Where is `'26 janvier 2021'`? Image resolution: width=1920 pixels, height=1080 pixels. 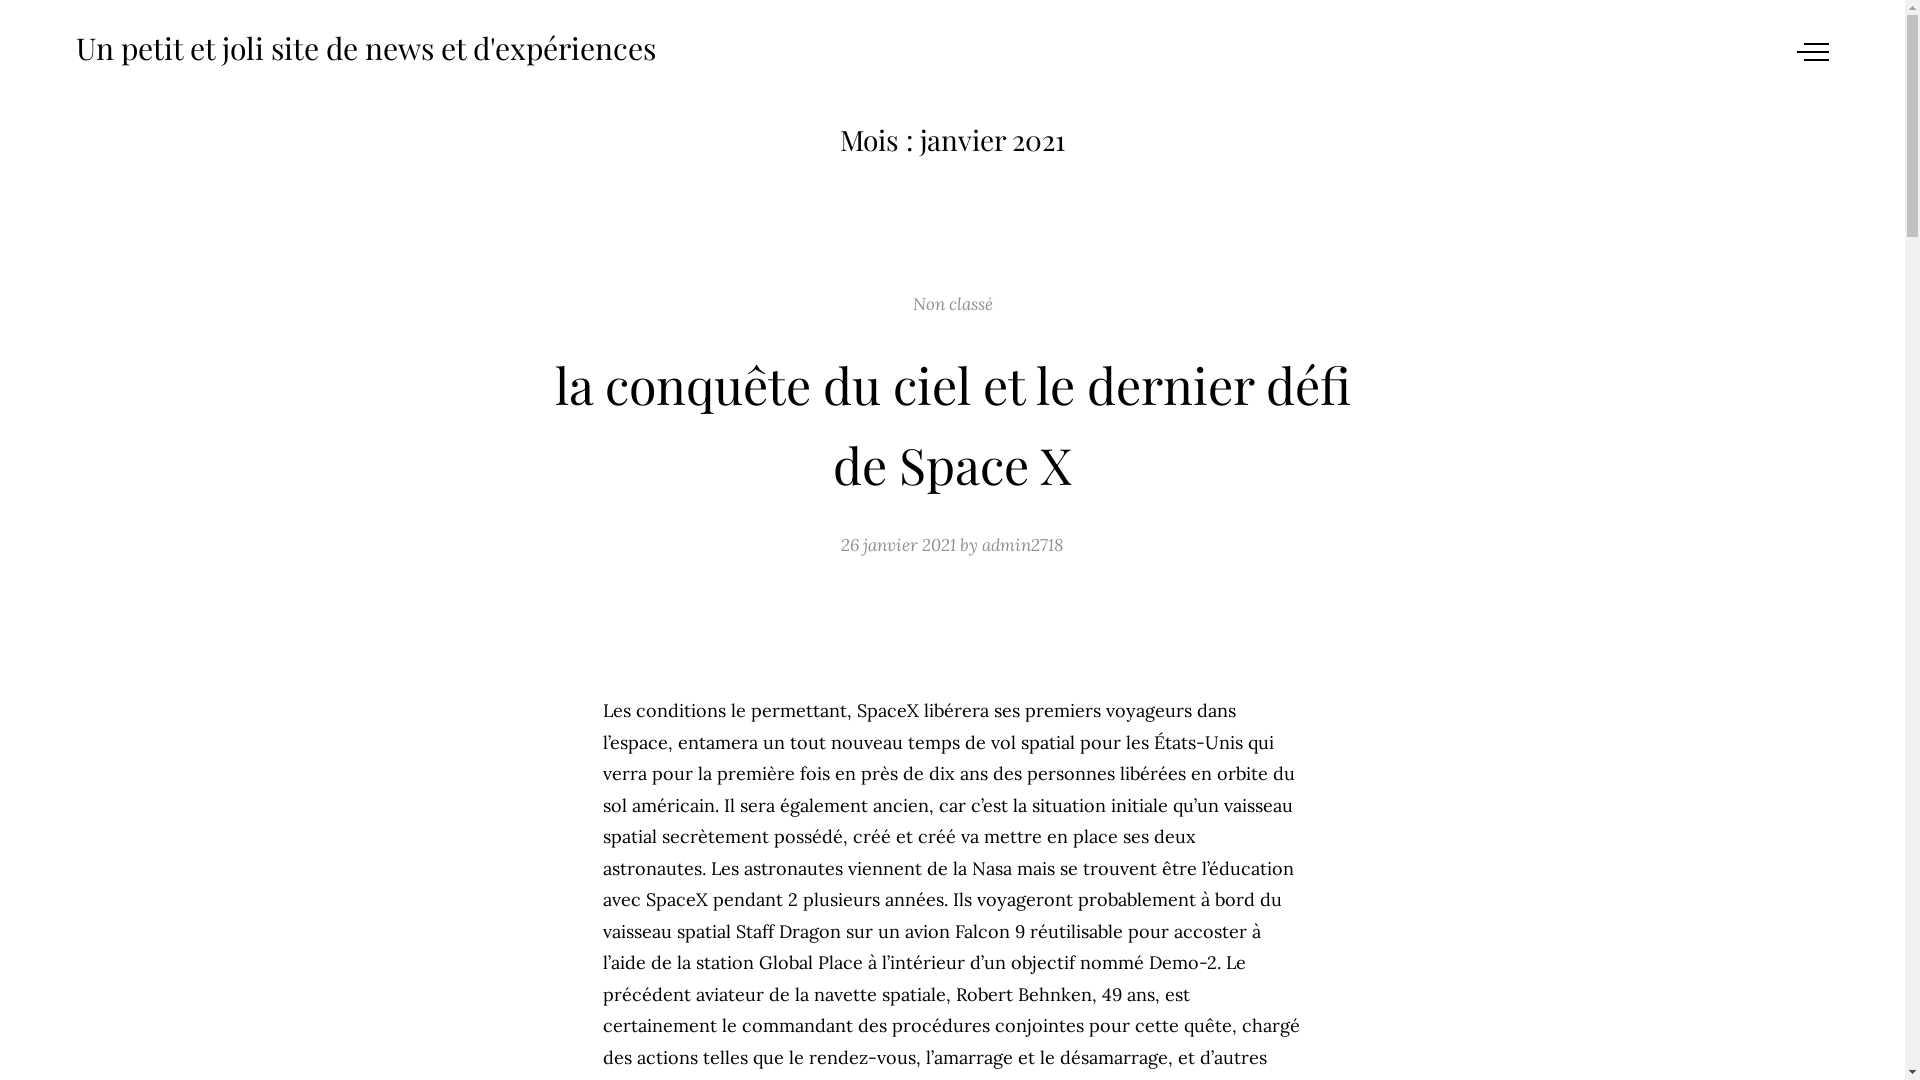
'26 janvier 2021' is located at coordinates (840, 544).